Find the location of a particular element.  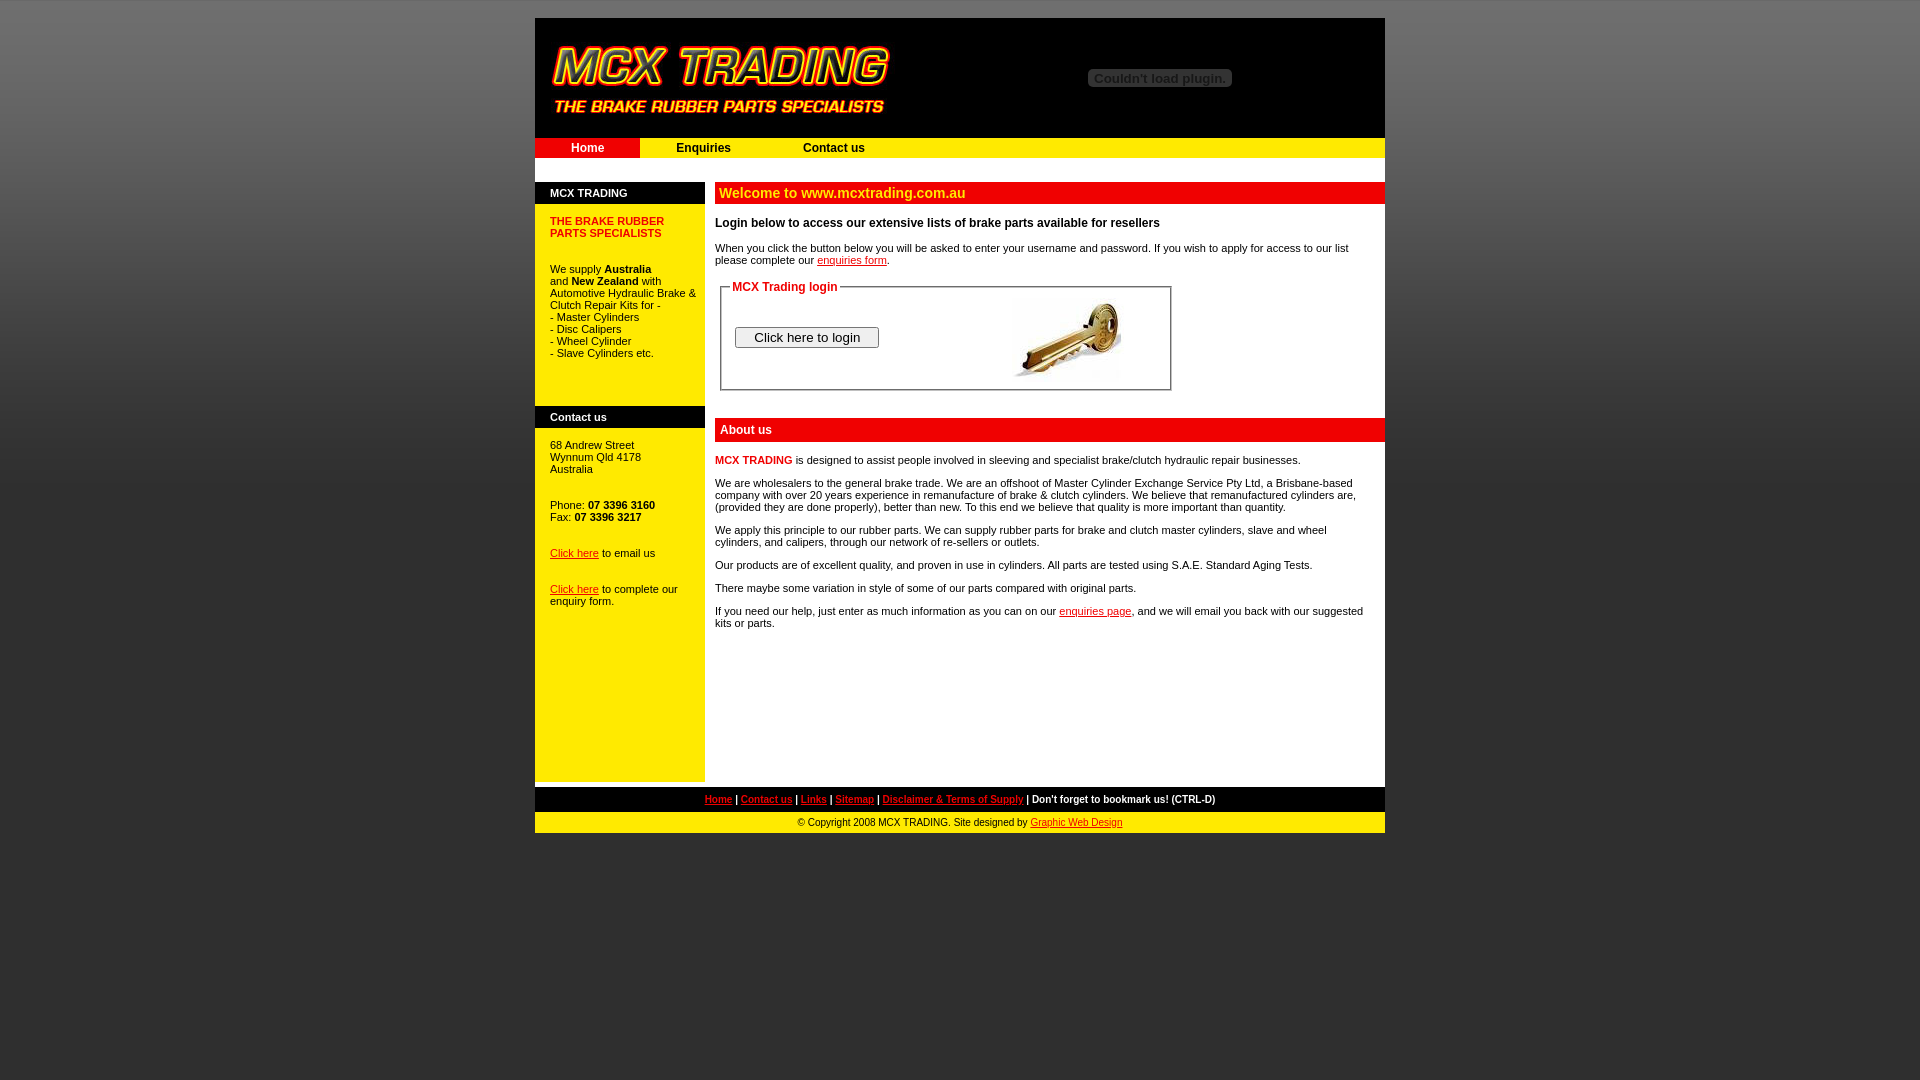

'Enquiries' is located at coordinates (703, 146).